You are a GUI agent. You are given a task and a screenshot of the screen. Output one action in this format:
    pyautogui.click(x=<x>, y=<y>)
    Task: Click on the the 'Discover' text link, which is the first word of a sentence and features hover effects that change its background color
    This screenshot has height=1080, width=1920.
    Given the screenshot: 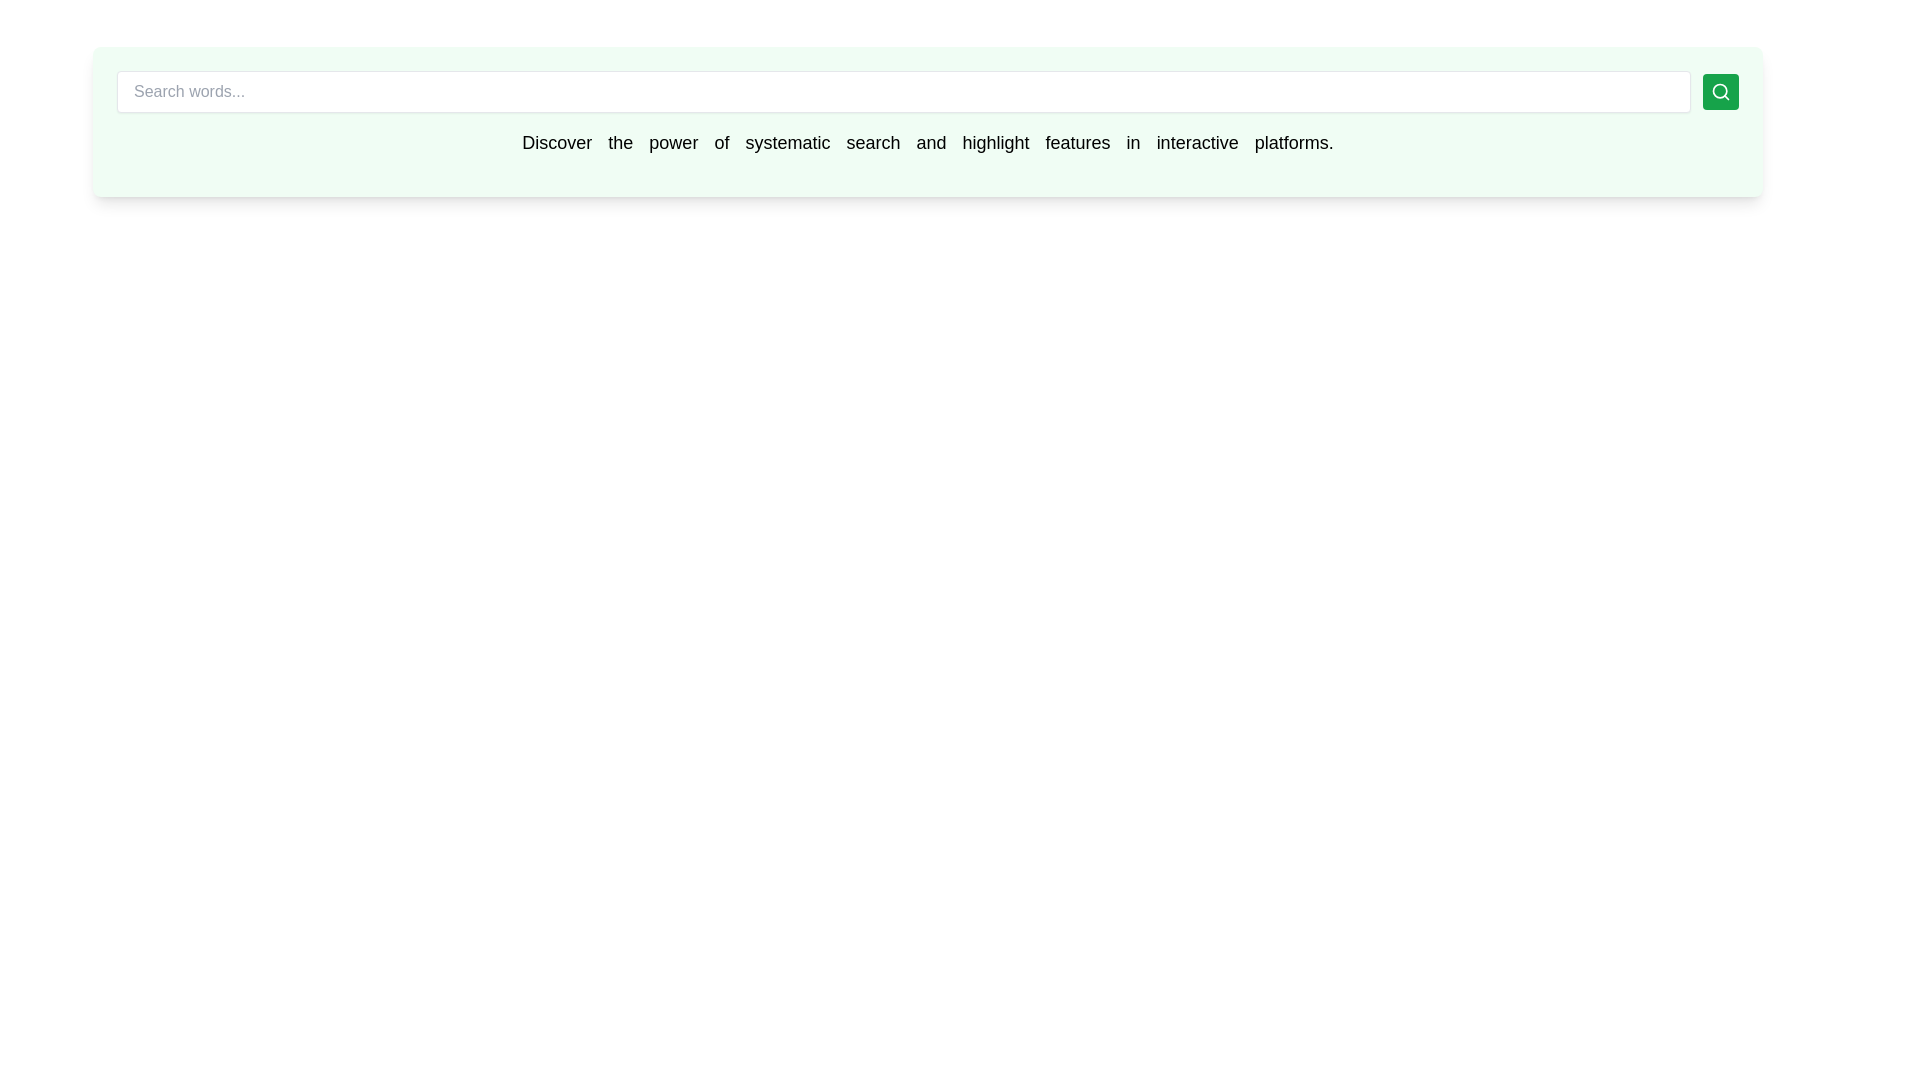 What is the action you would take?
    pyautogui.click(x=557, y=141)
    